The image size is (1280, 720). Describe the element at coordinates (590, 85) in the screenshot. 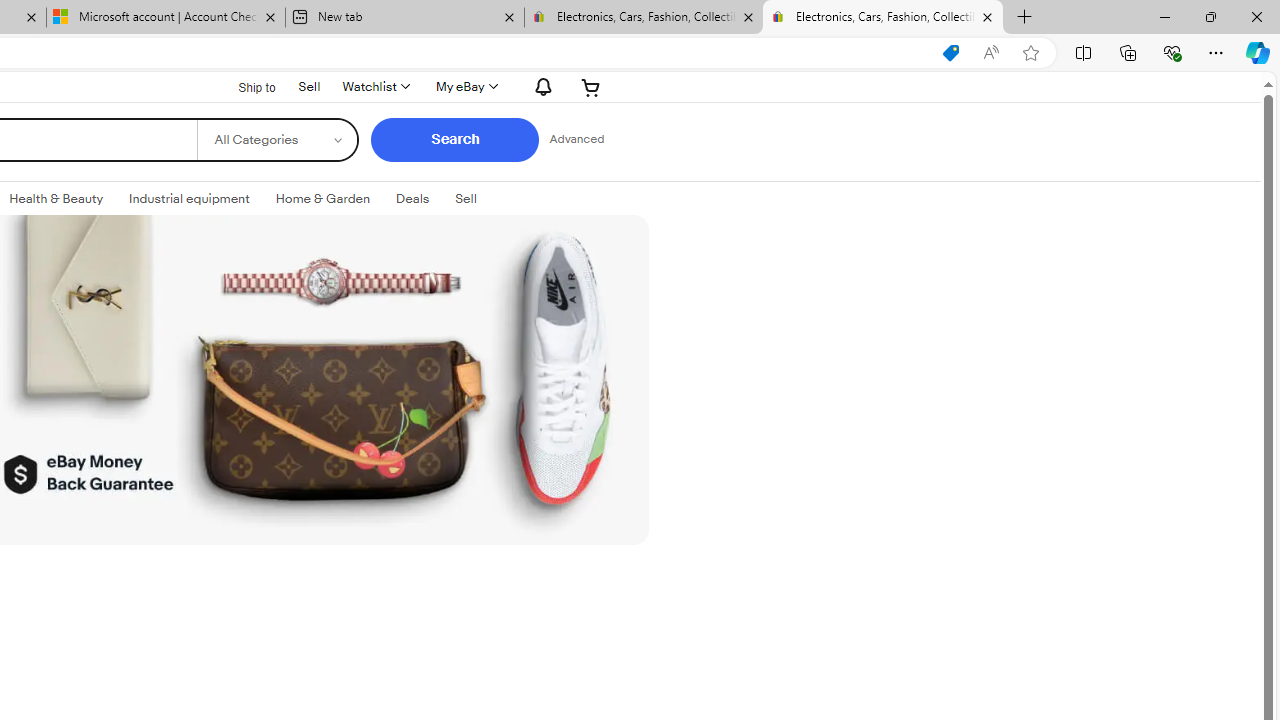

I see `'Your shopping cart'` at that location.